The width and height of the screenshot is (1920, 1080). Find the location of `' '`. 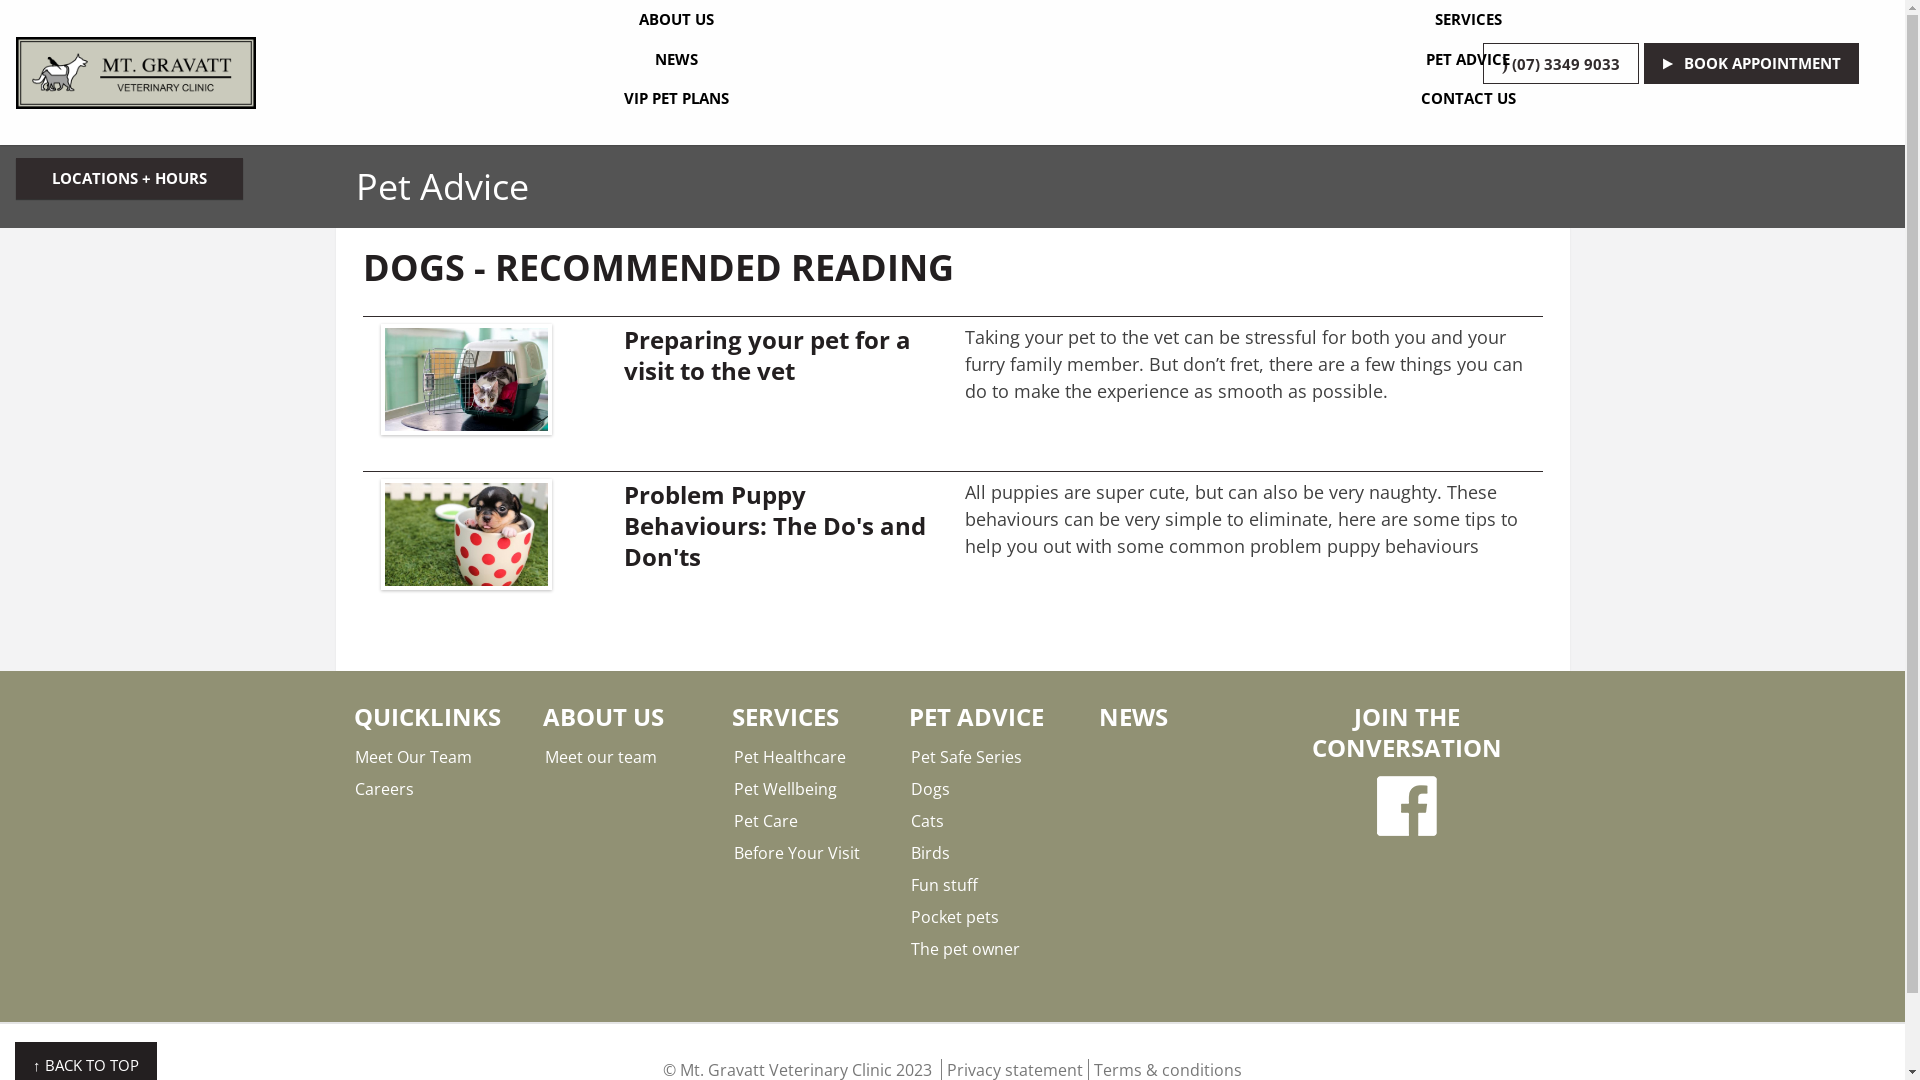

' ' is located at coordinates (1405, 805).